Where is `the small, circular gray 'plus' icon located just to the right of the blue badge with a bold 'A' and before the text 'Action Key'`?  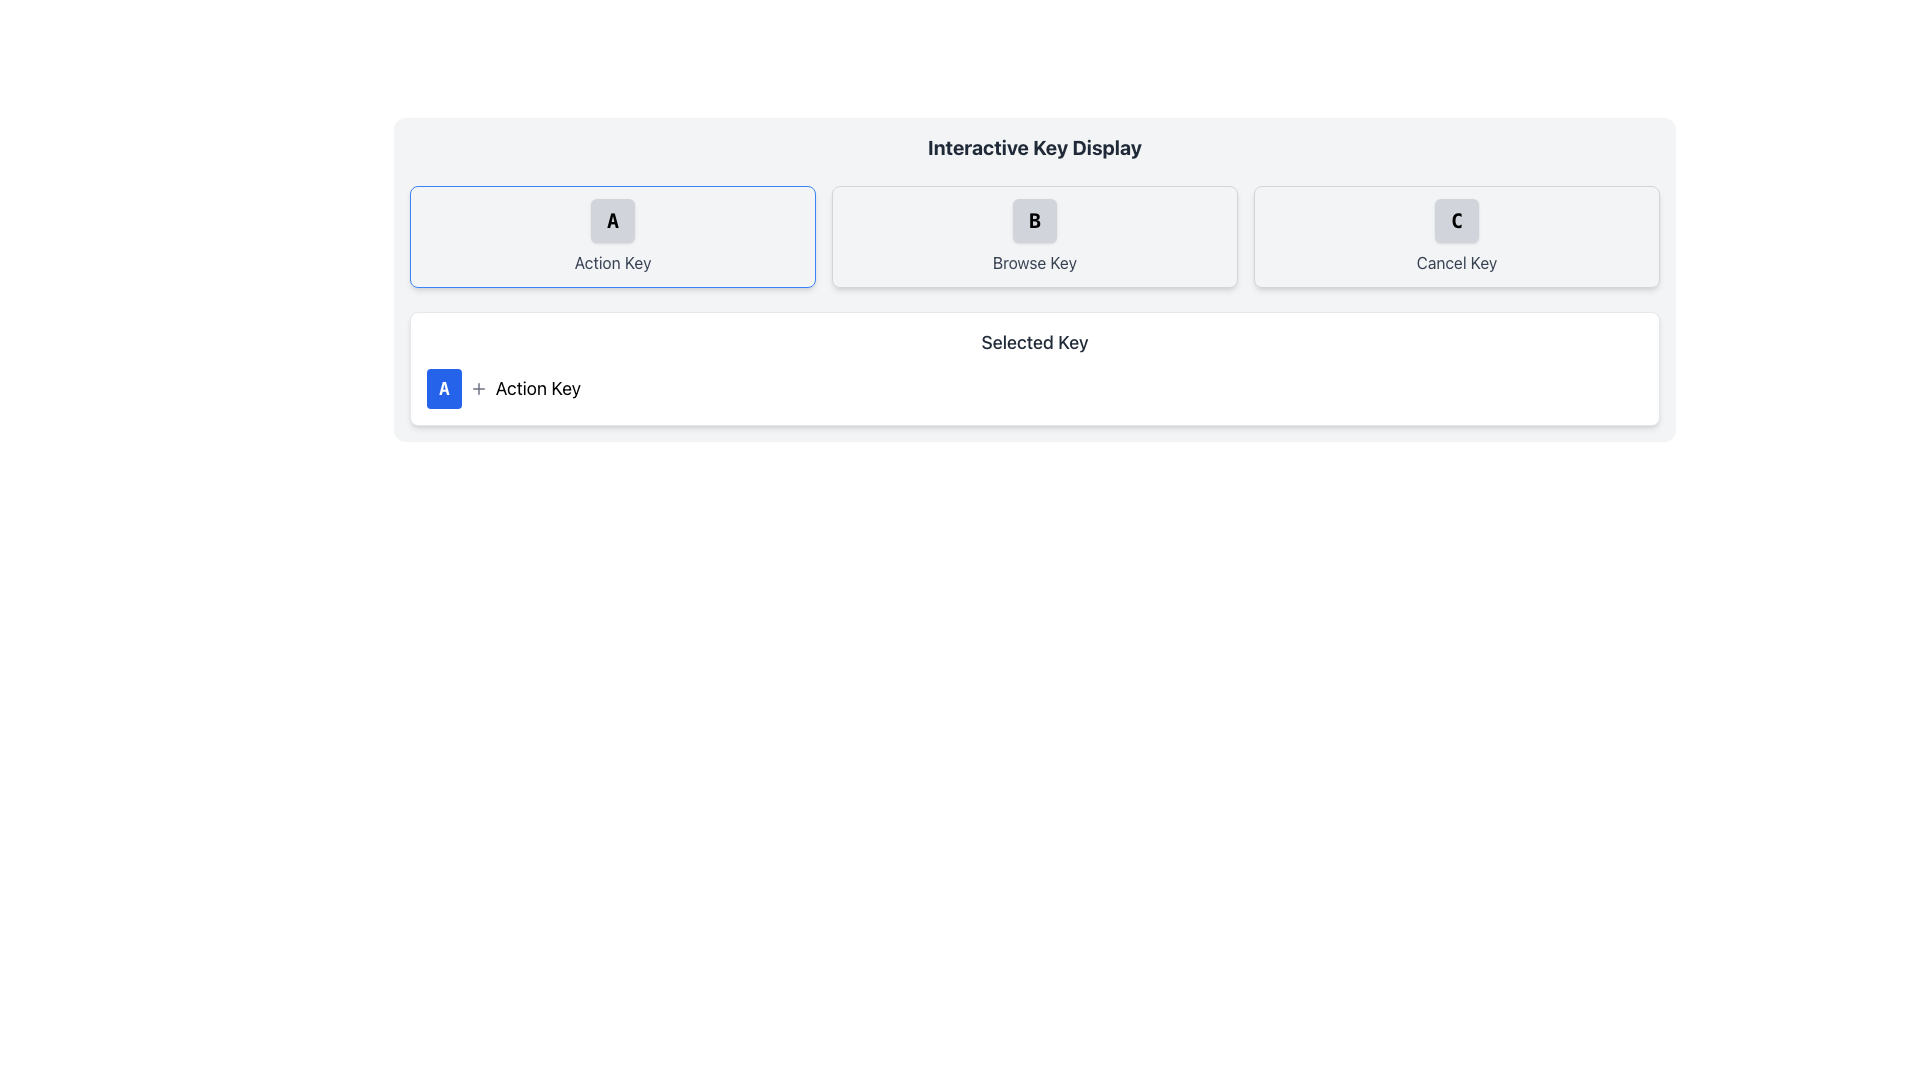
the small, circular gray 'plus' icon located just to the right of the blue badge with a bold 'A' and before the text 'Action Key' is located at coordinates (477, 389).